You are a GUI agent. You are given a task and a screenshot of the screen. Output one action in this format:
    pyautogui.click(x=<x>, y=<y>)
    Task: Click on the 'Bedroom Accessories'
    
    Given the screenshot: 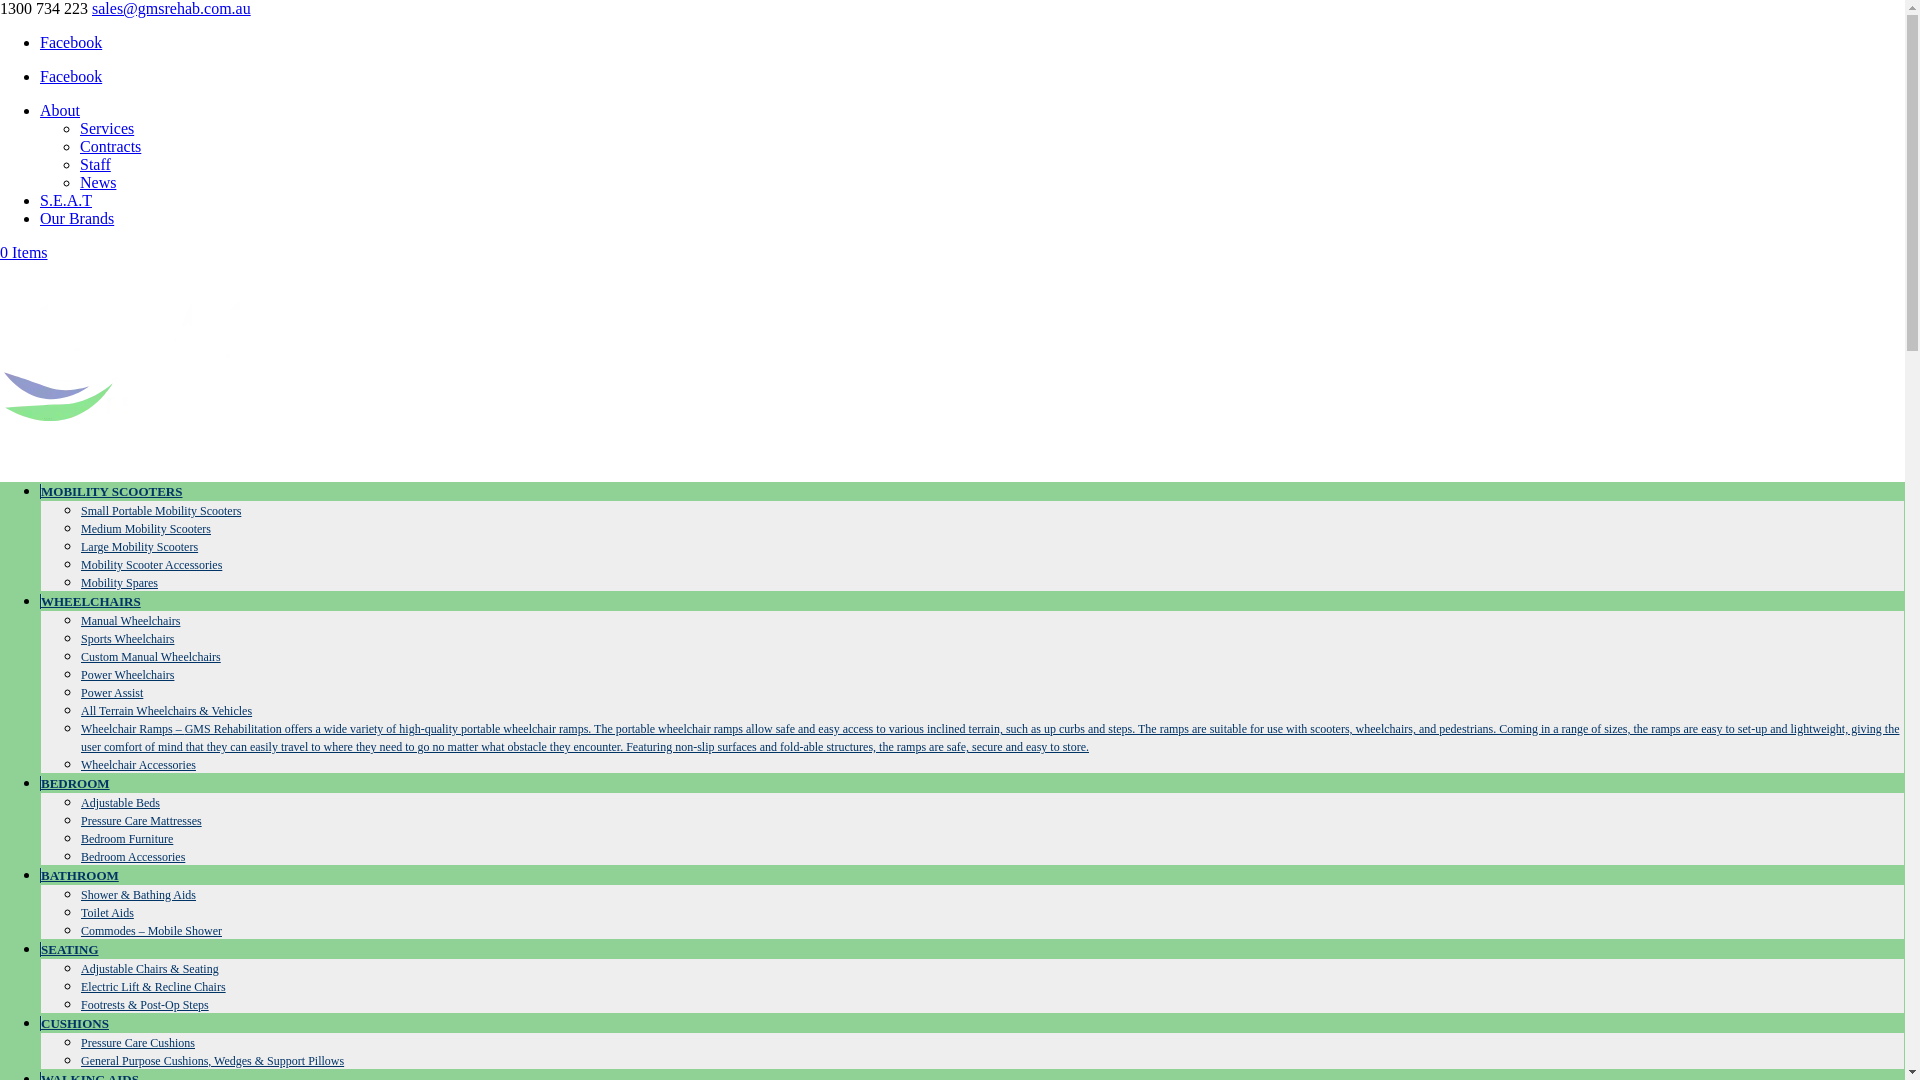 What is the action you would take?
    pyautogui.click(x=132, y=855)
    